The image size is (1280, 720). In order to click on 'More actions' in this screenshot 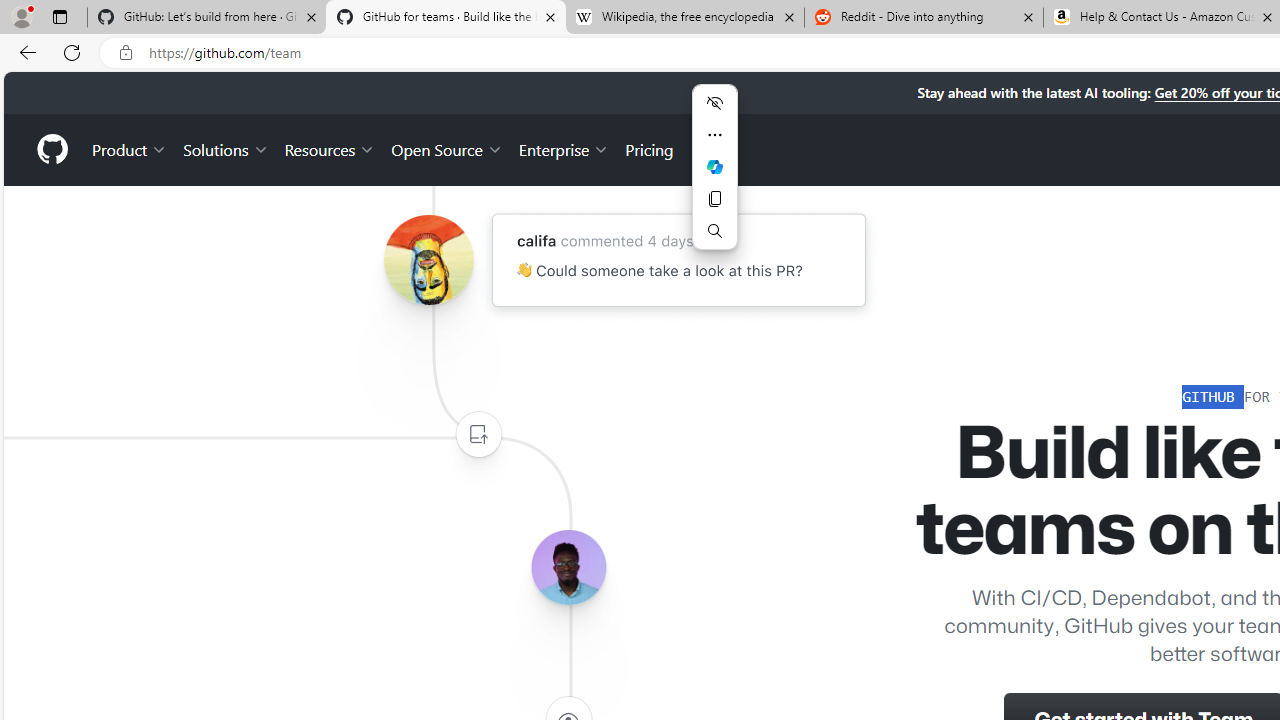, I will do `click(714, 135)`.